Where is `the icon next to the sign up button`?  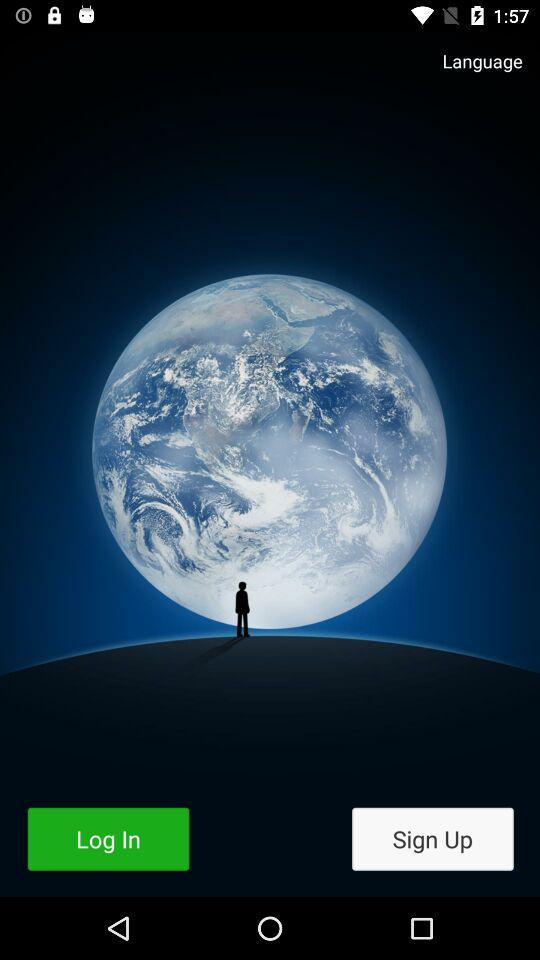 the icon next to the sign up button is located at coordinates (108, 839).